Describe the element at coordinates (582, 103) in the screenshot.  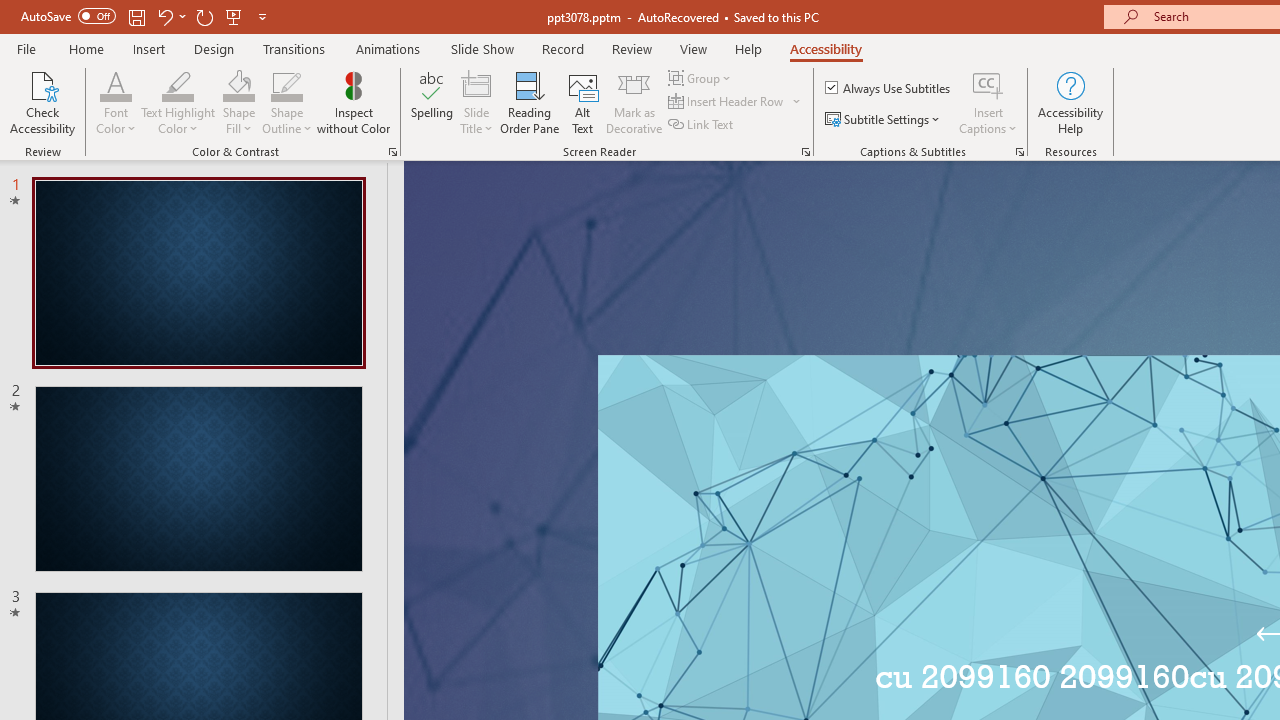
I see `'Alt Text'` at that location.